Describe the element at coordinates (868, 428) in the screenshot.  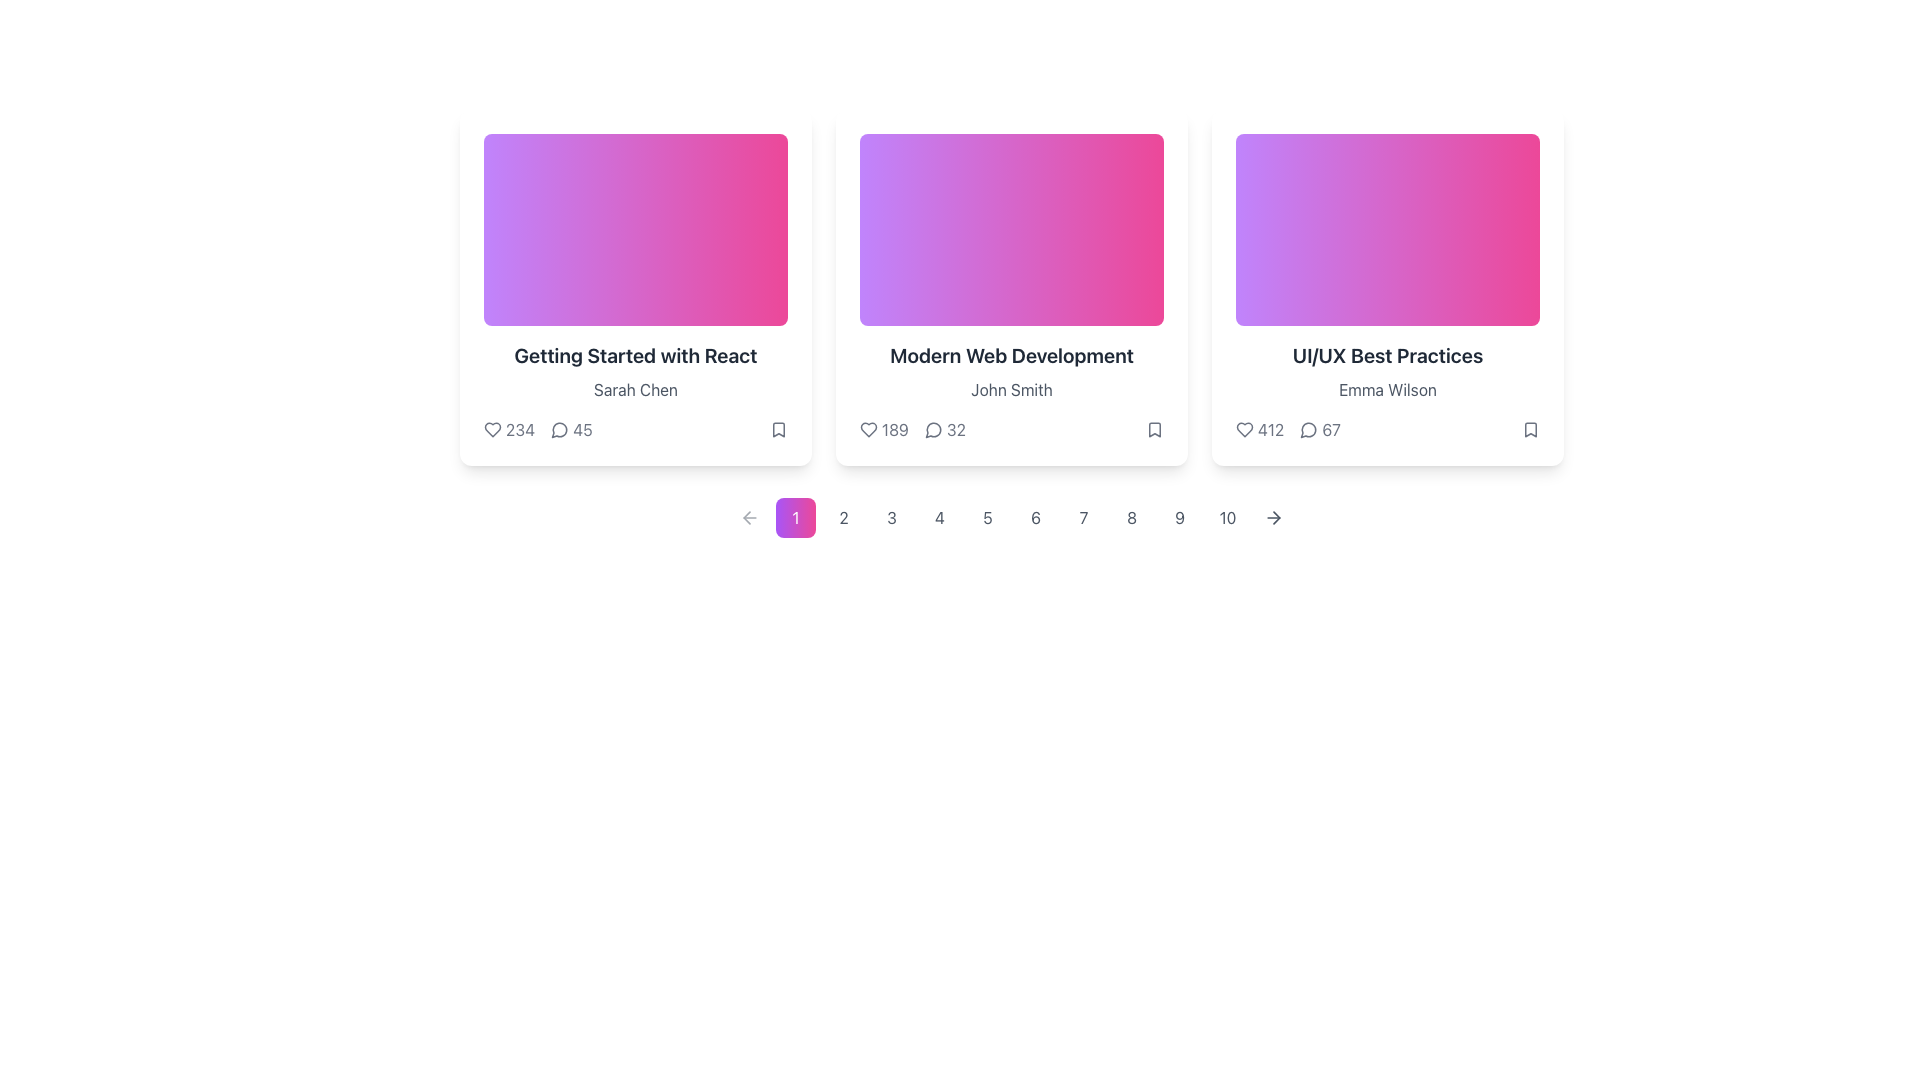
I see `the heart icon that signifies a 'like' or 'favorite' action, located within the second card from the left on the top row of the interface grid` at that location.